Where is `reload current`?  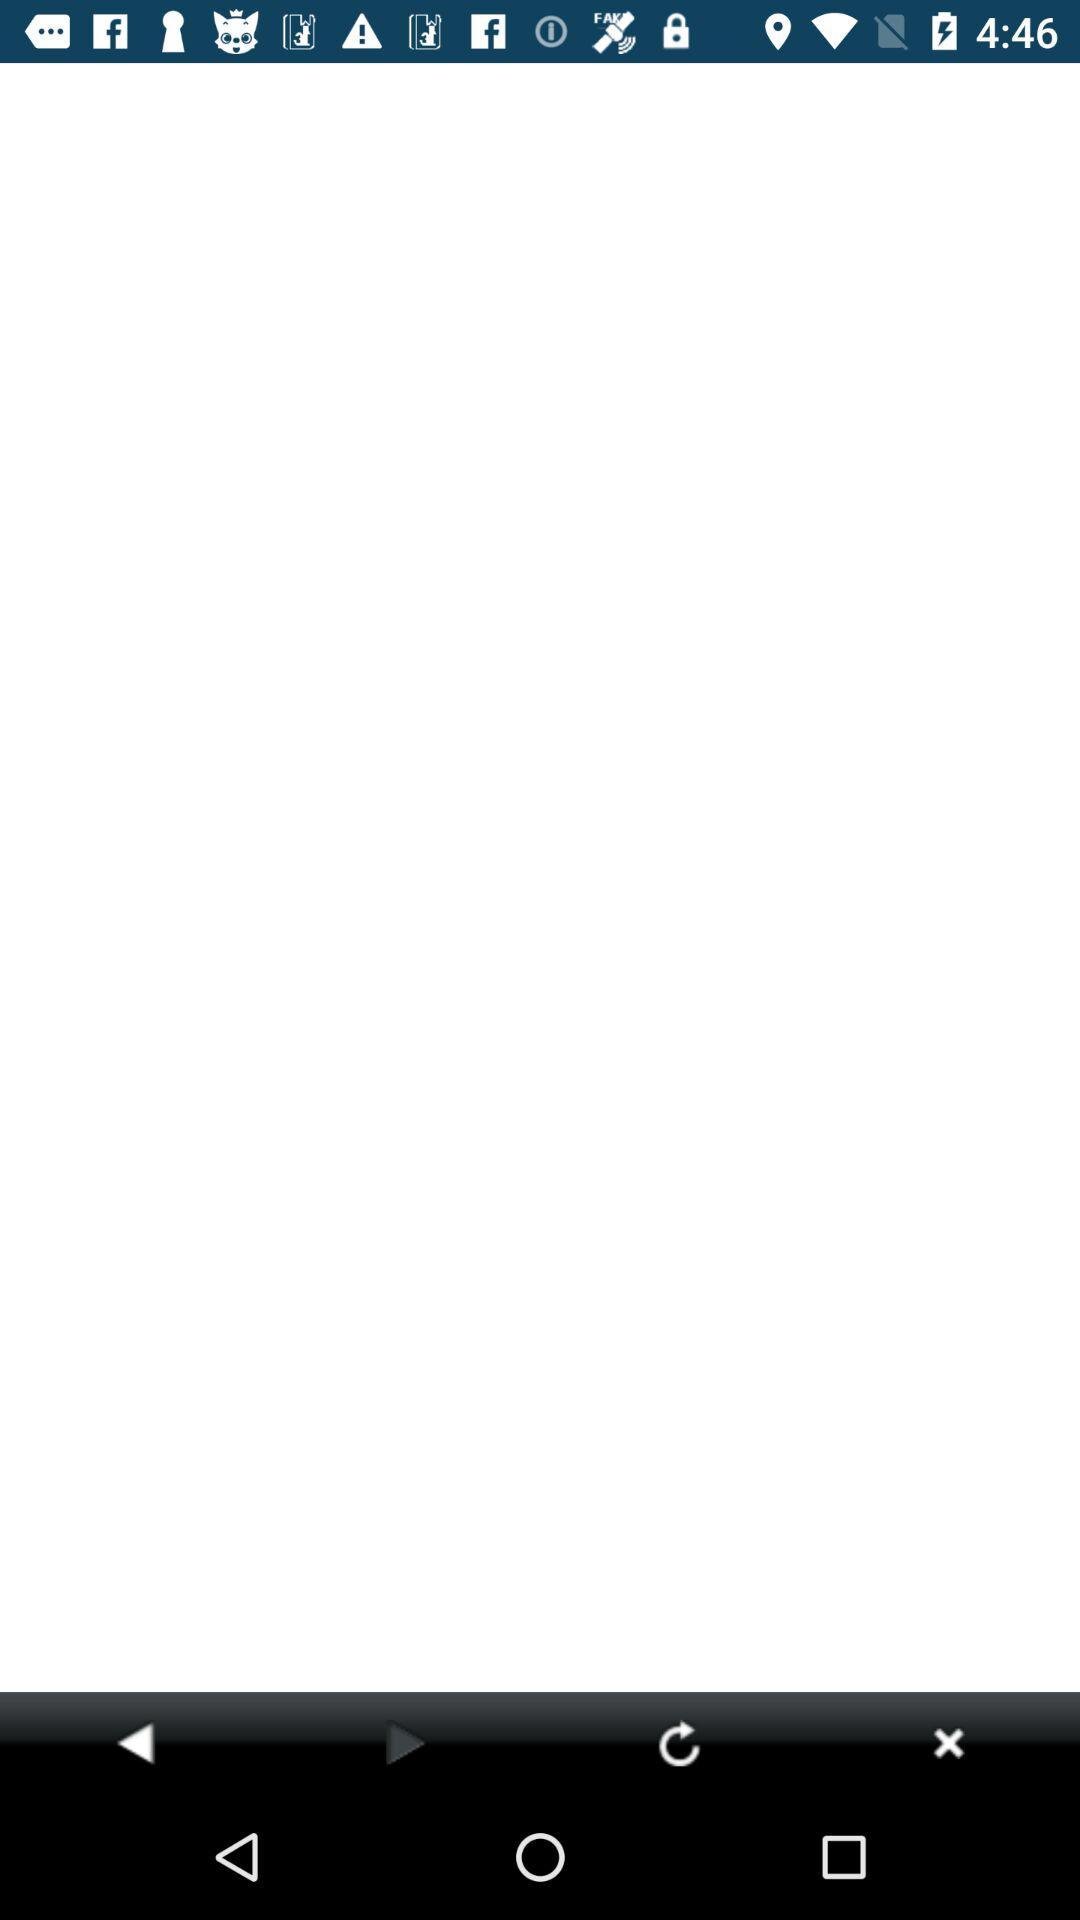
reload current is located at coordinates (678, 1741).